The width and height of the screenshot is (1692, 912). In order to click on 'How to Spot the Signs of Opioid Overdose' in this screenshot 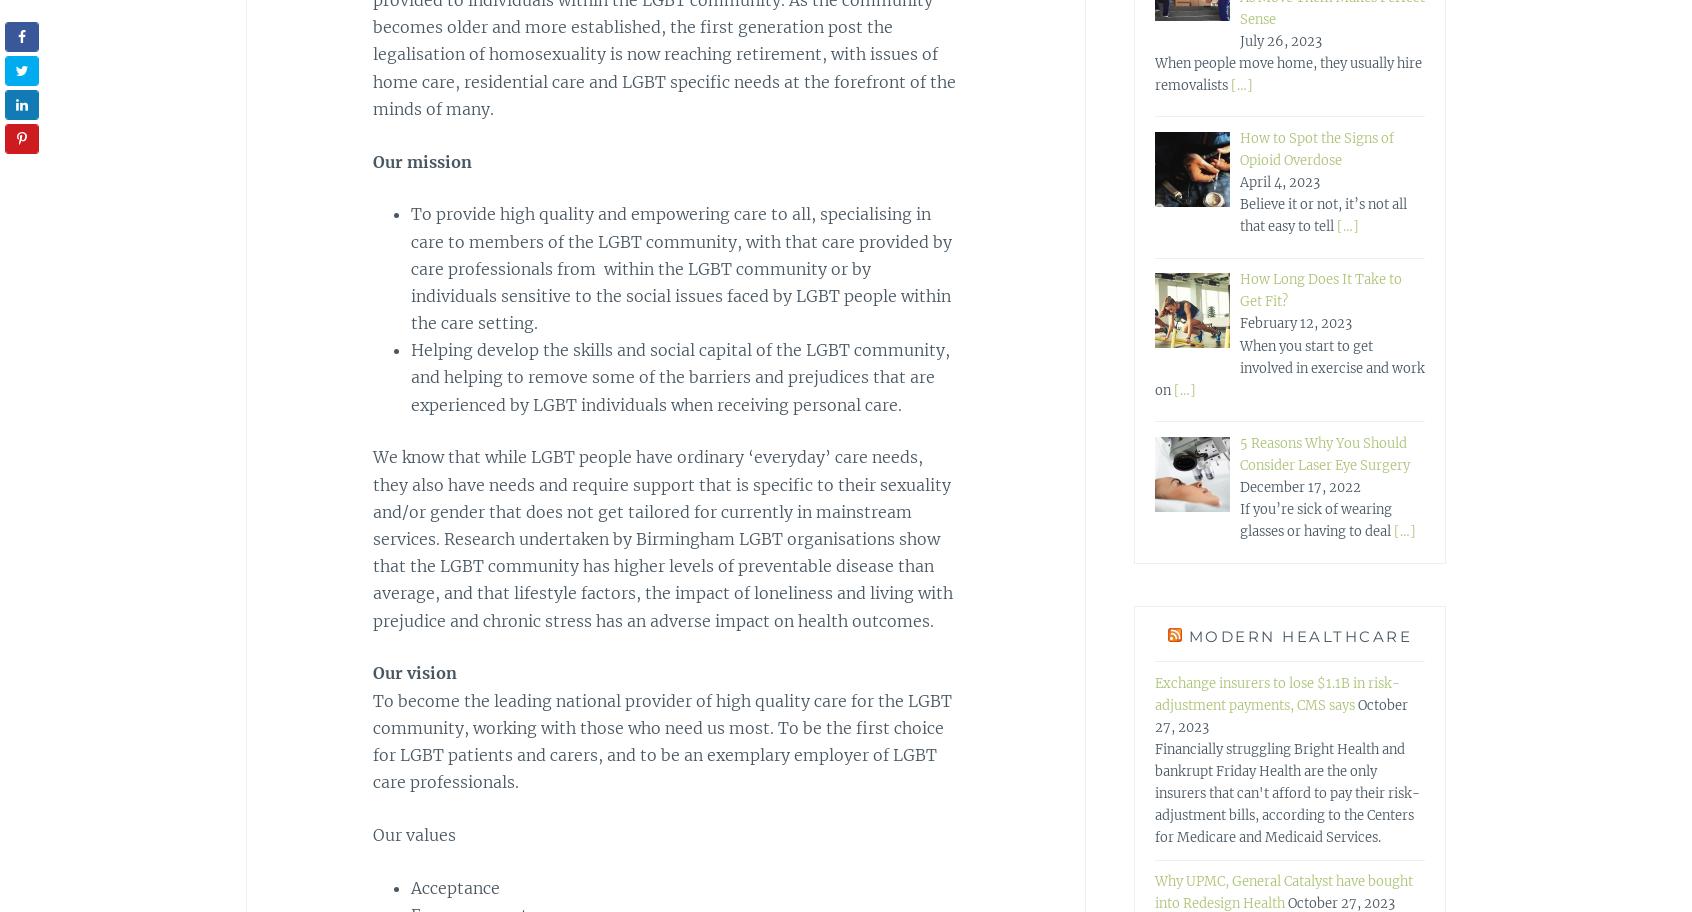, I will do `click(1315, 147)`.